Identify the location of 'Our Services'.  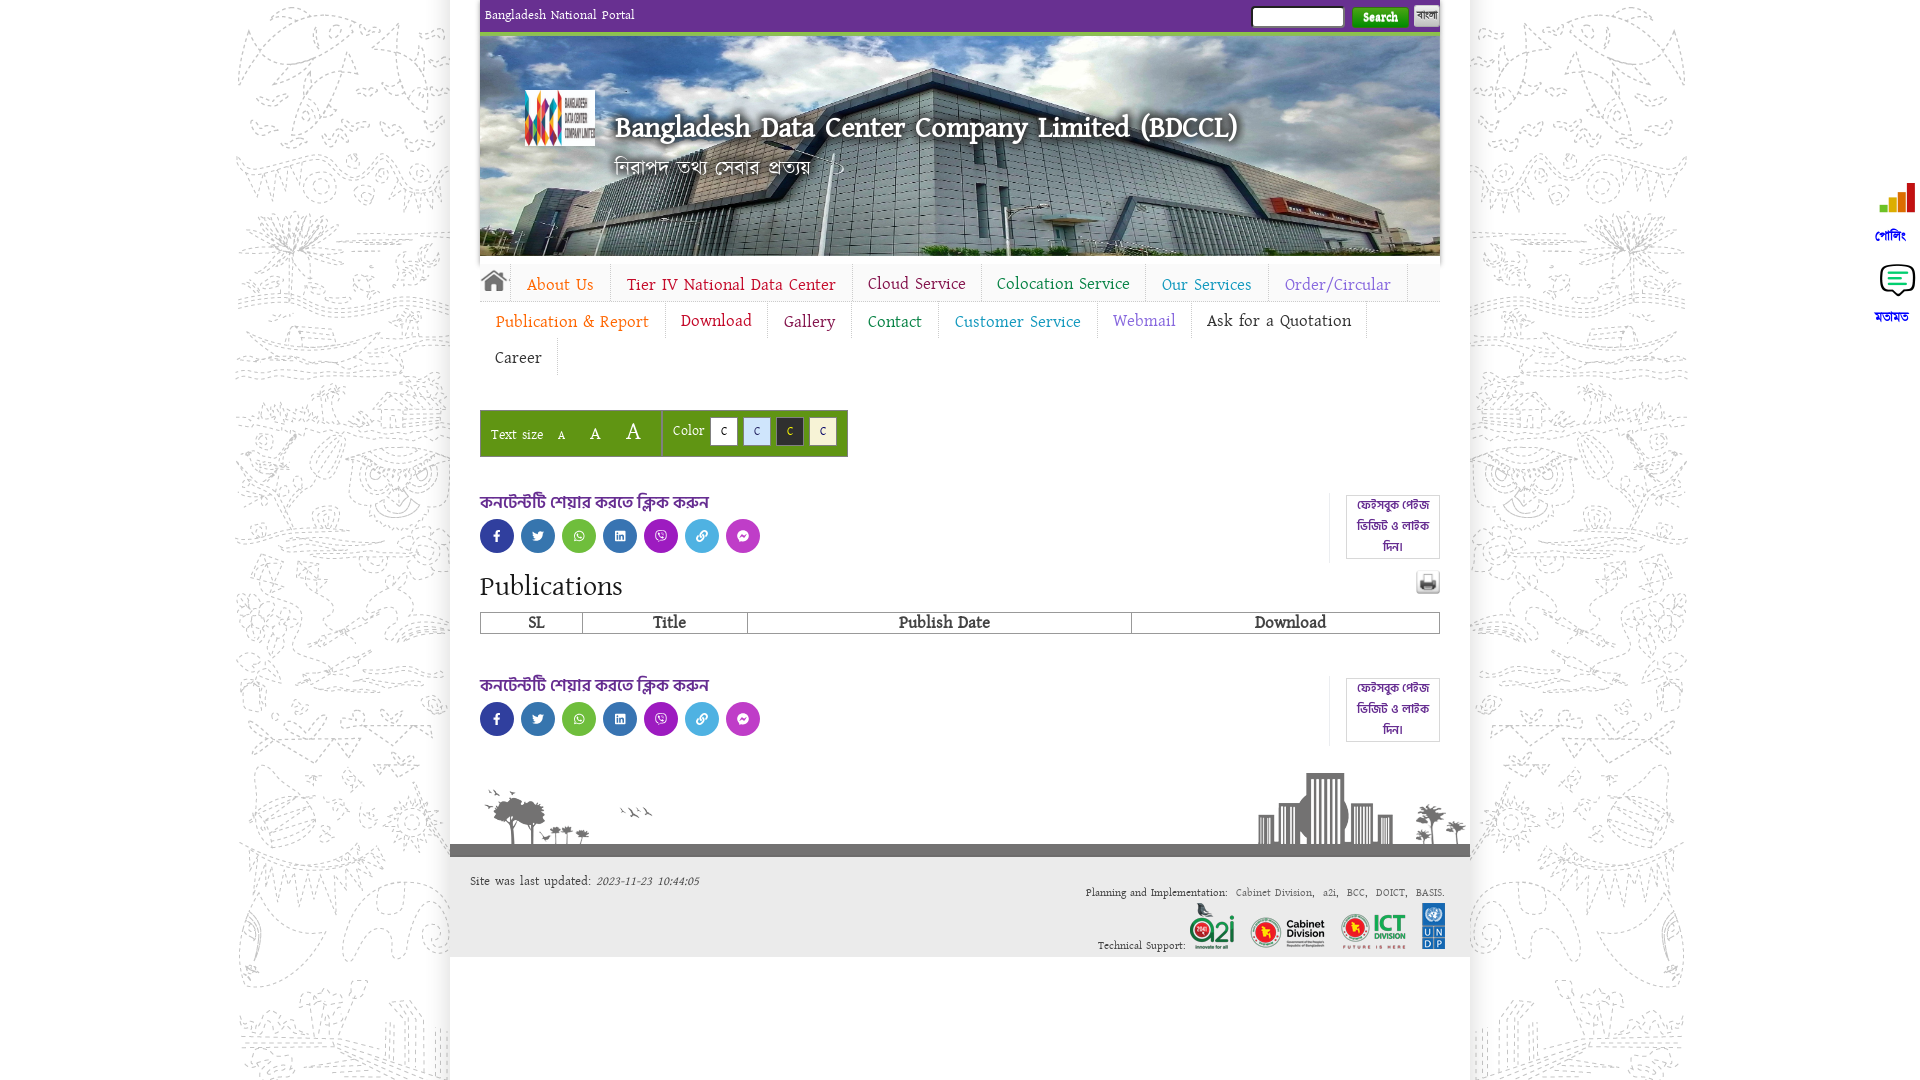
(1205, 285).